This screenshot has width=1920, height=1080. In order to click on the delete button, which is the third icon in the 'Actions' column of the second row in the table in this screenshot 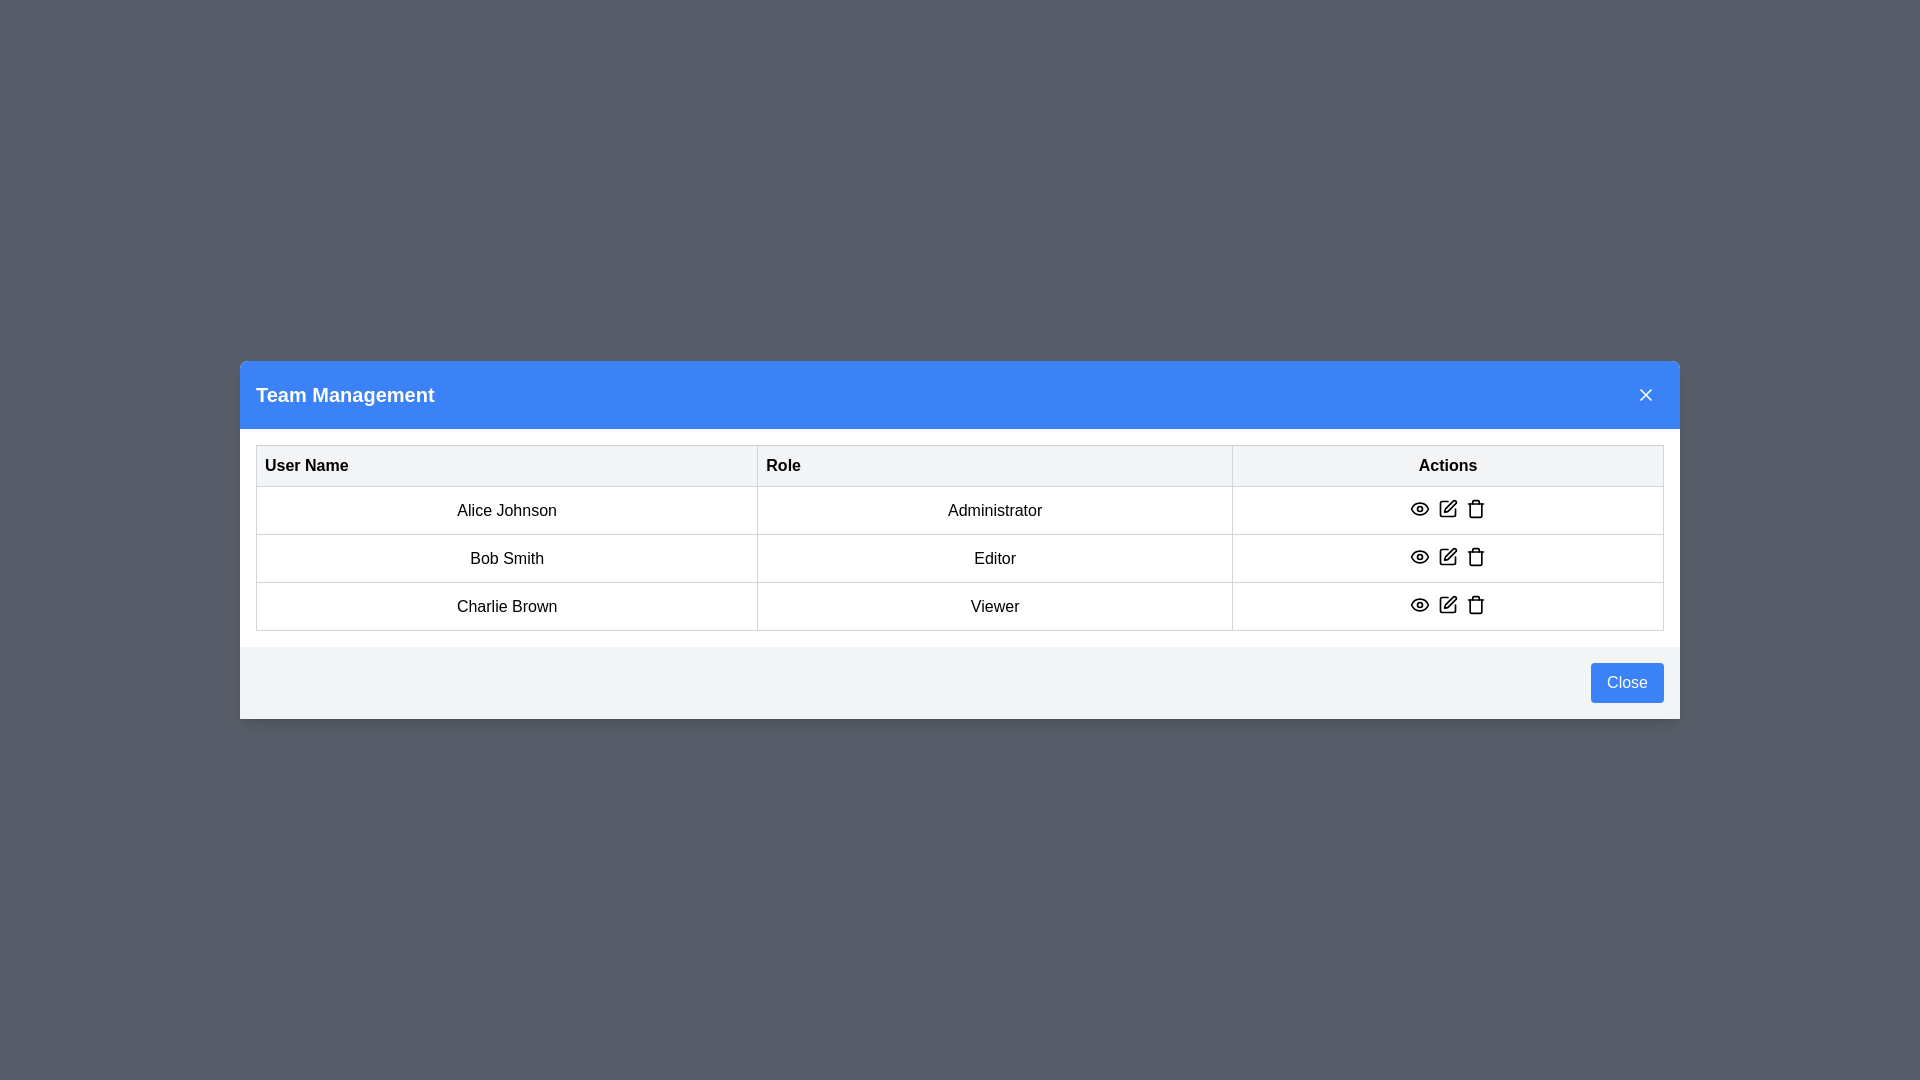, I will do `click(1476, 508)`.